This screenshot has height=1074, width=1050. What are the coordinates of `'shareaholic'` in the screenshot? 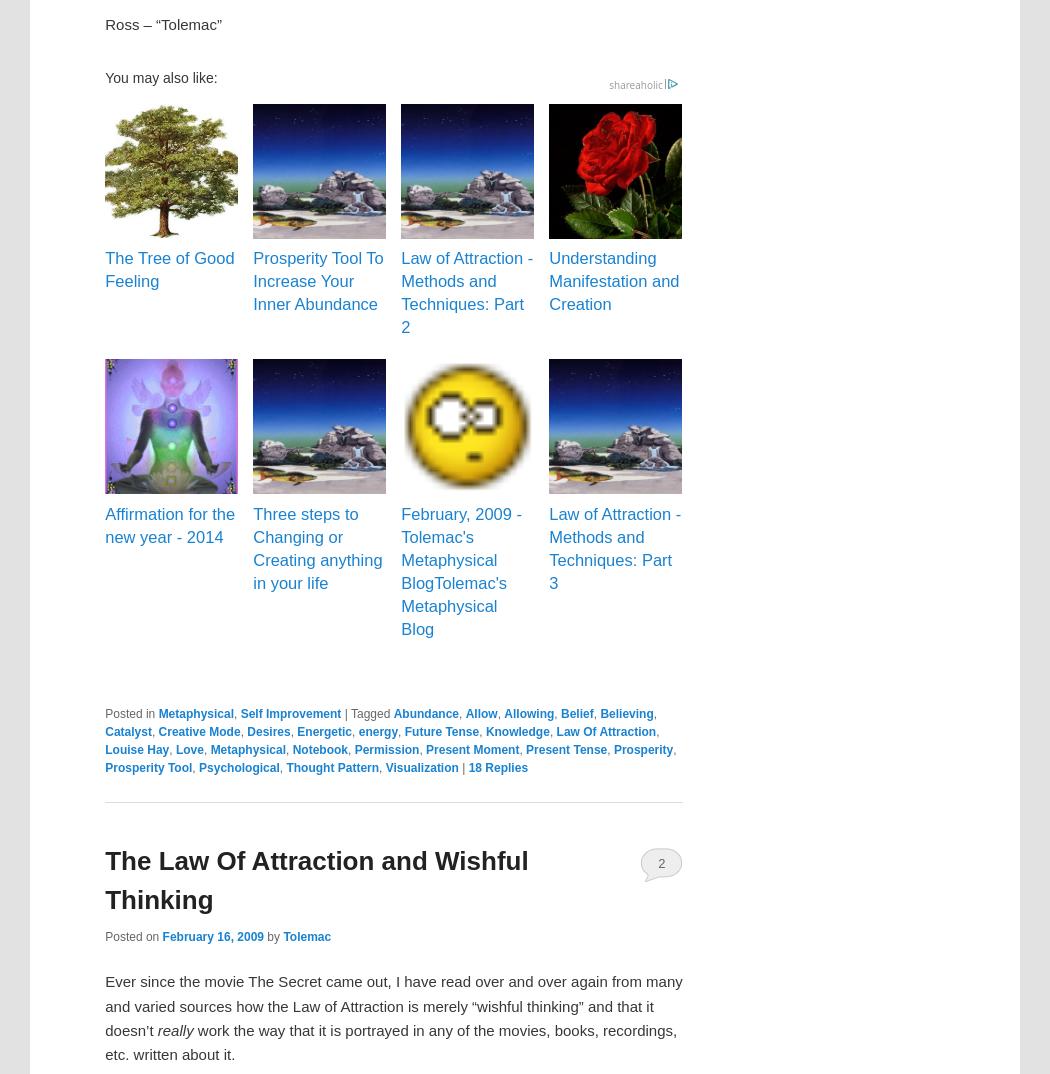 It's located at (635, 83).